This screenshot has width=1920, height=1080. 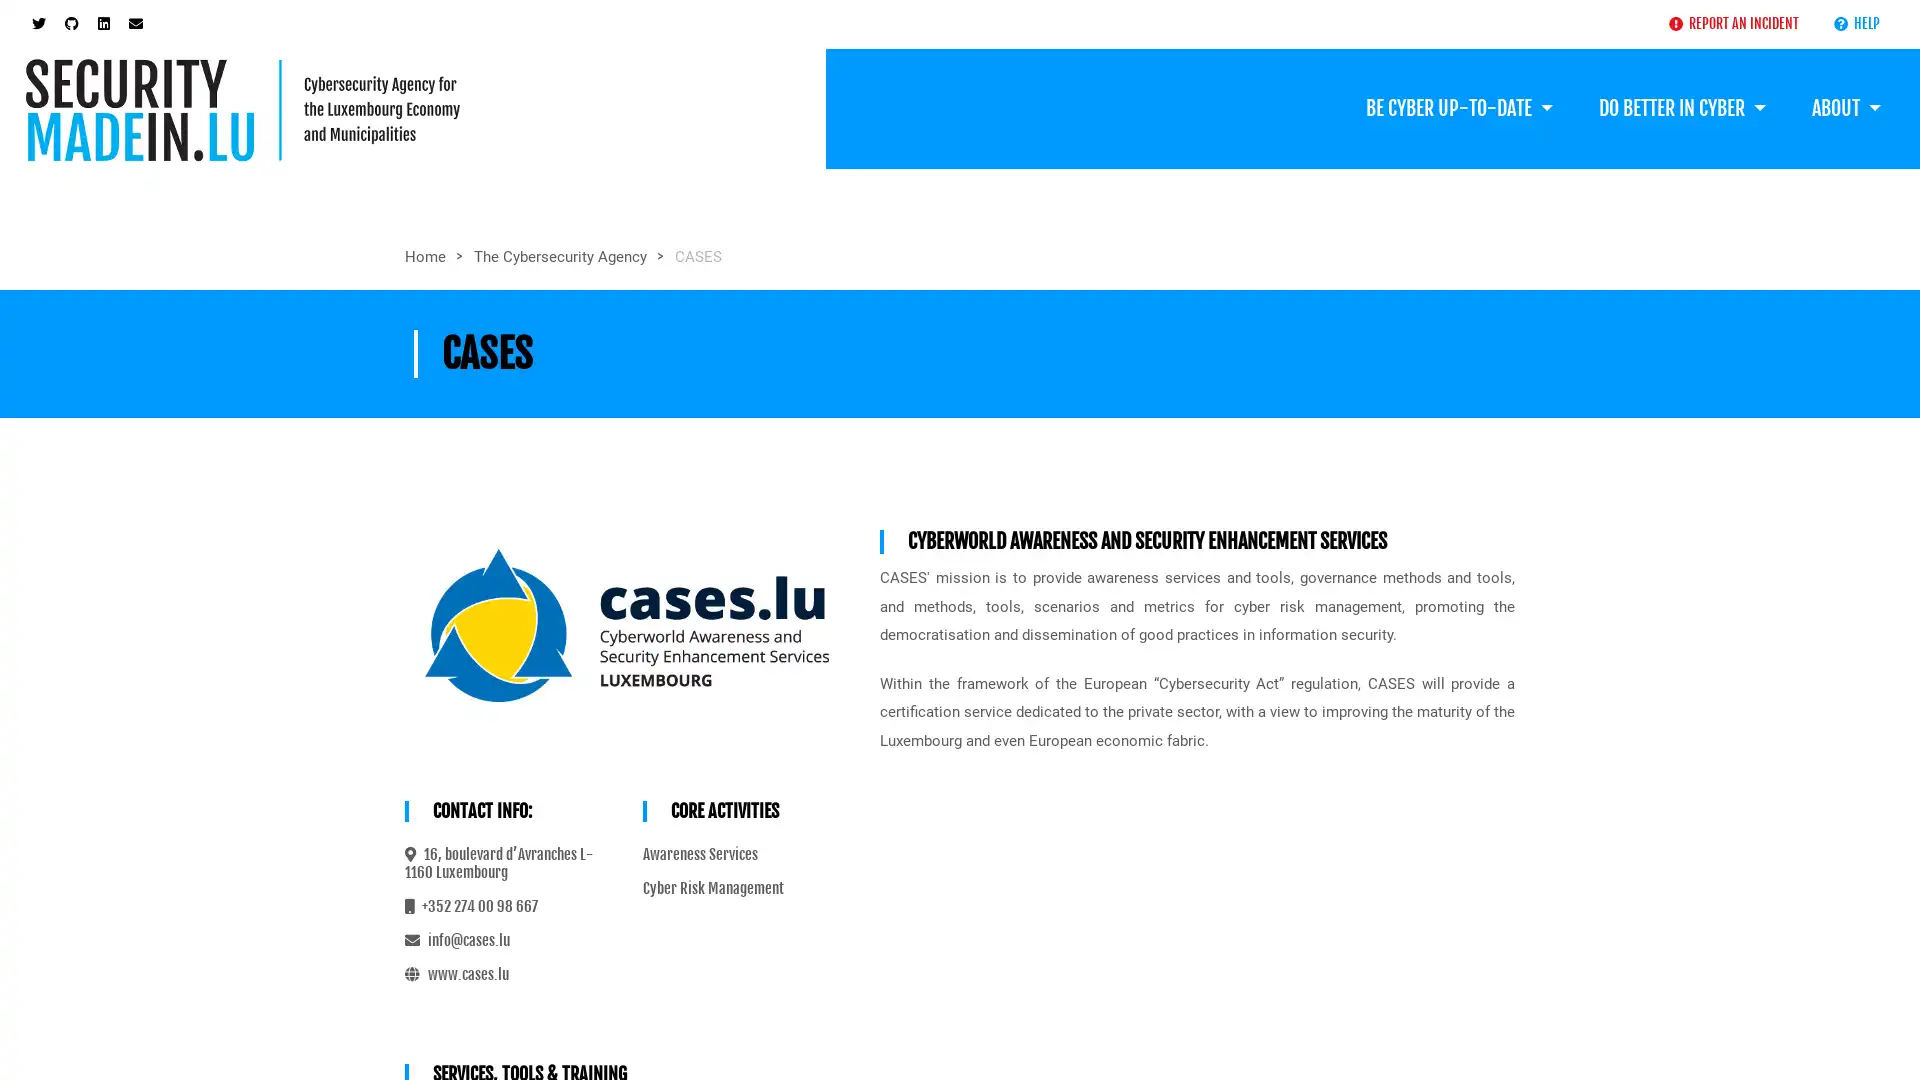 What do you see at coordinates (1458, 108) in the screenshot?
I see `BE CYBER UP-TO-DATE` at bounding box center [1458, 108].